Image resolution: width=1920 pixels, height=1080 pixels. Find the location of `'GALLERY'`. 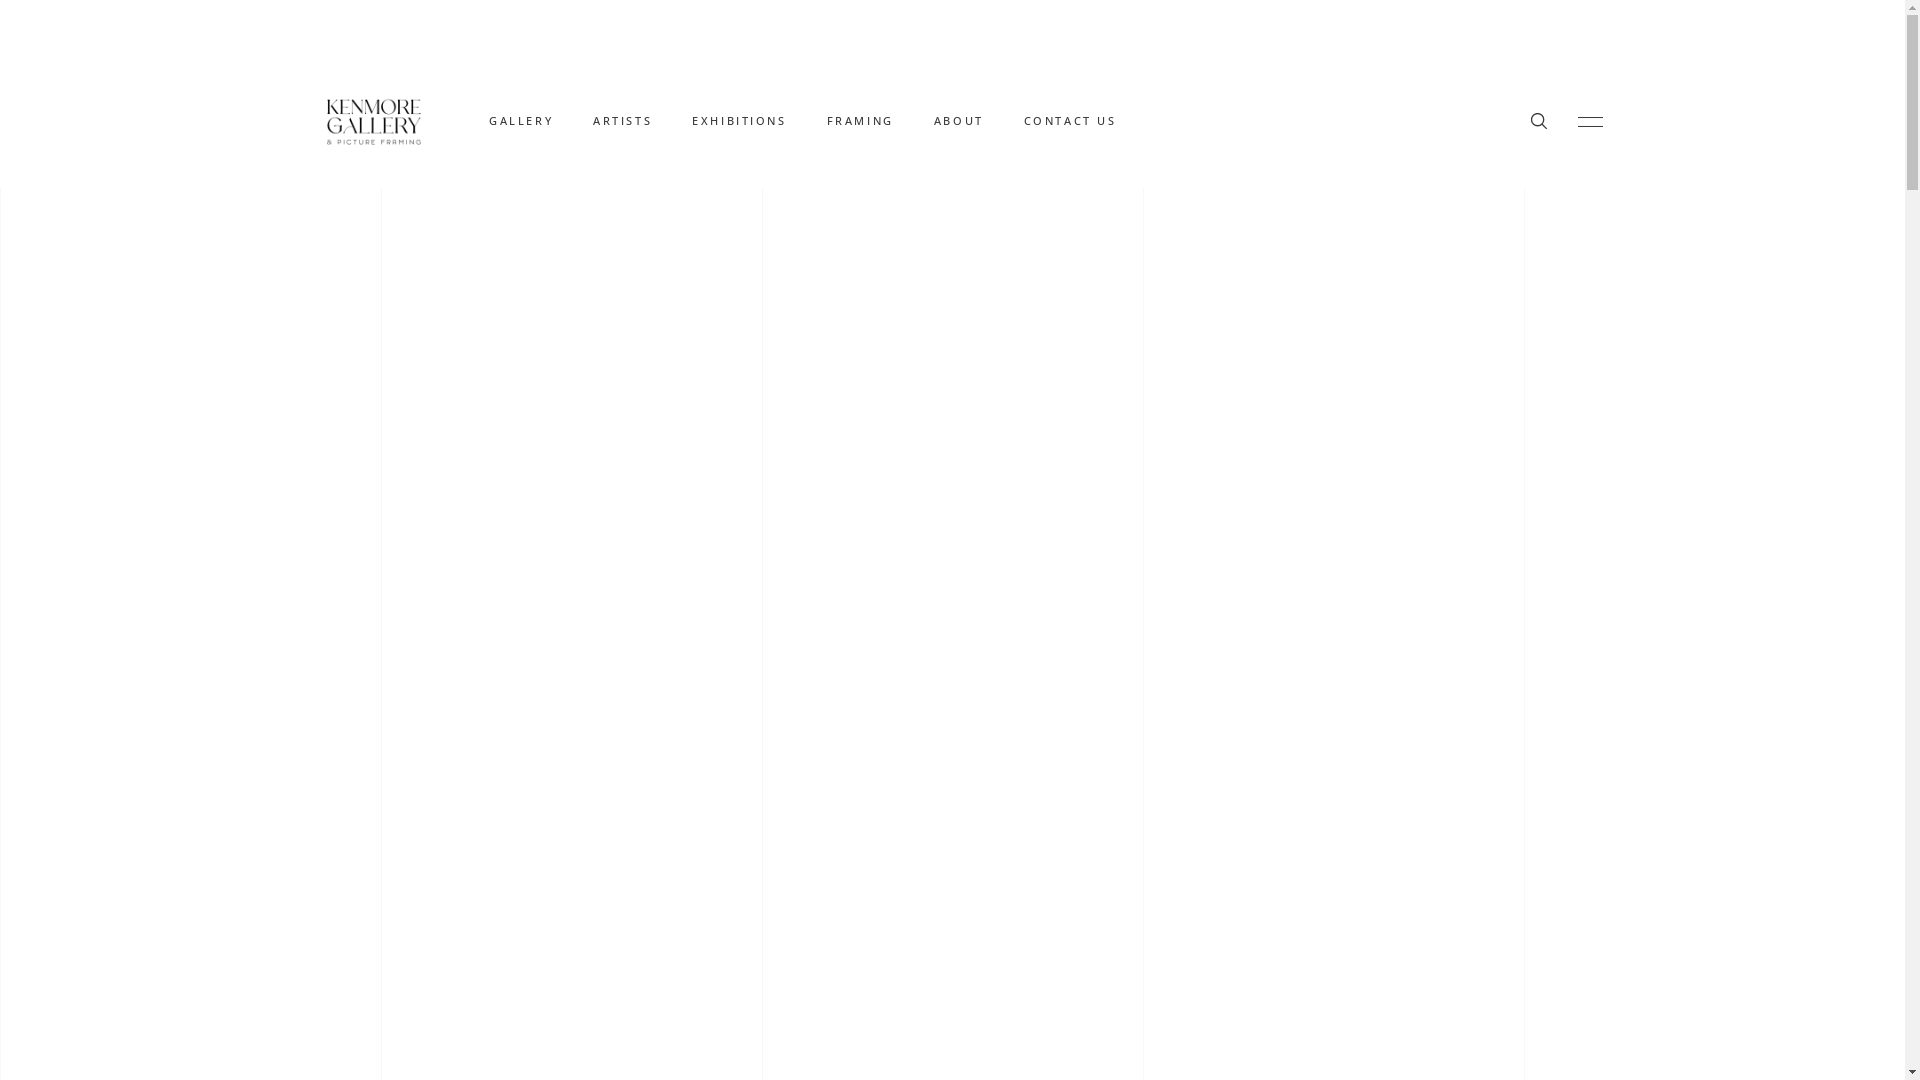

'GALLERY' is located at coordinates (521, 120).